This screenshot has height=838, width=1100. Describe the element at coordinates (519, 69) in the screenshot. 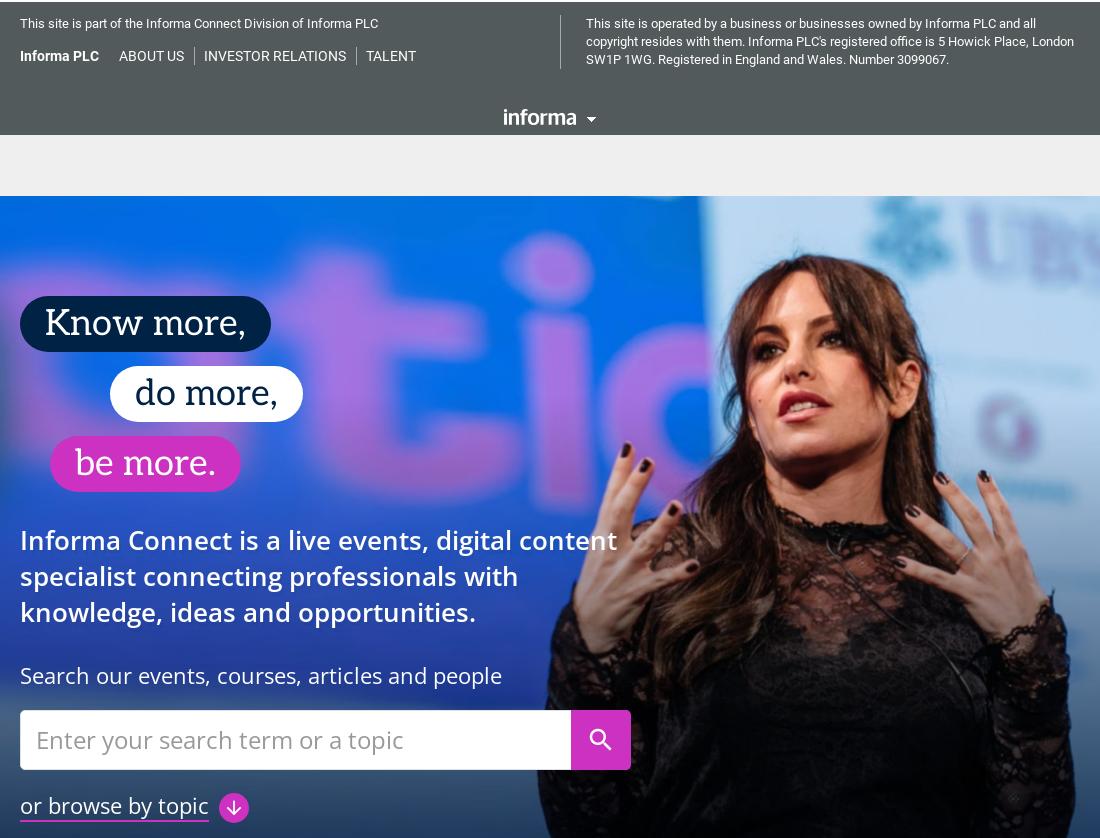

I see `'Cookie Policy'` at that location.